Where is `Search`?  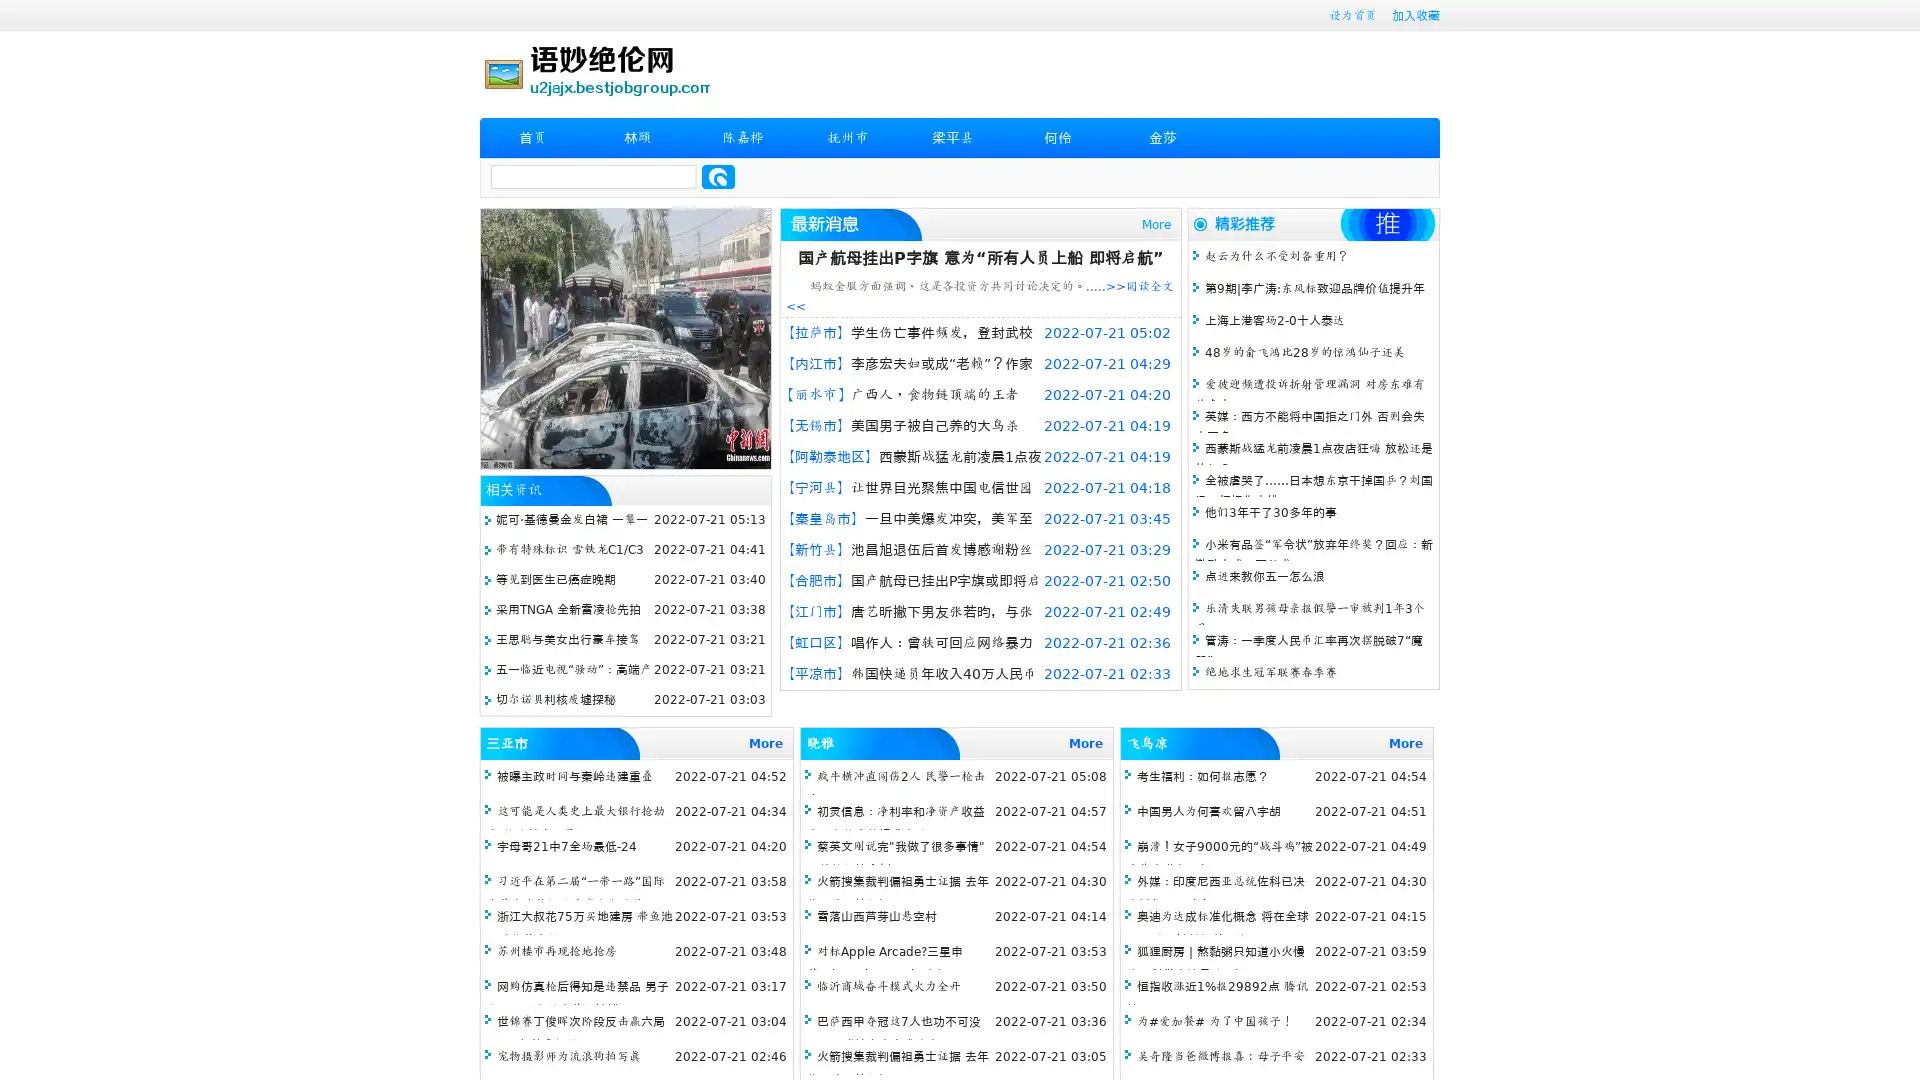
Search is located at coordinates (718, 176).